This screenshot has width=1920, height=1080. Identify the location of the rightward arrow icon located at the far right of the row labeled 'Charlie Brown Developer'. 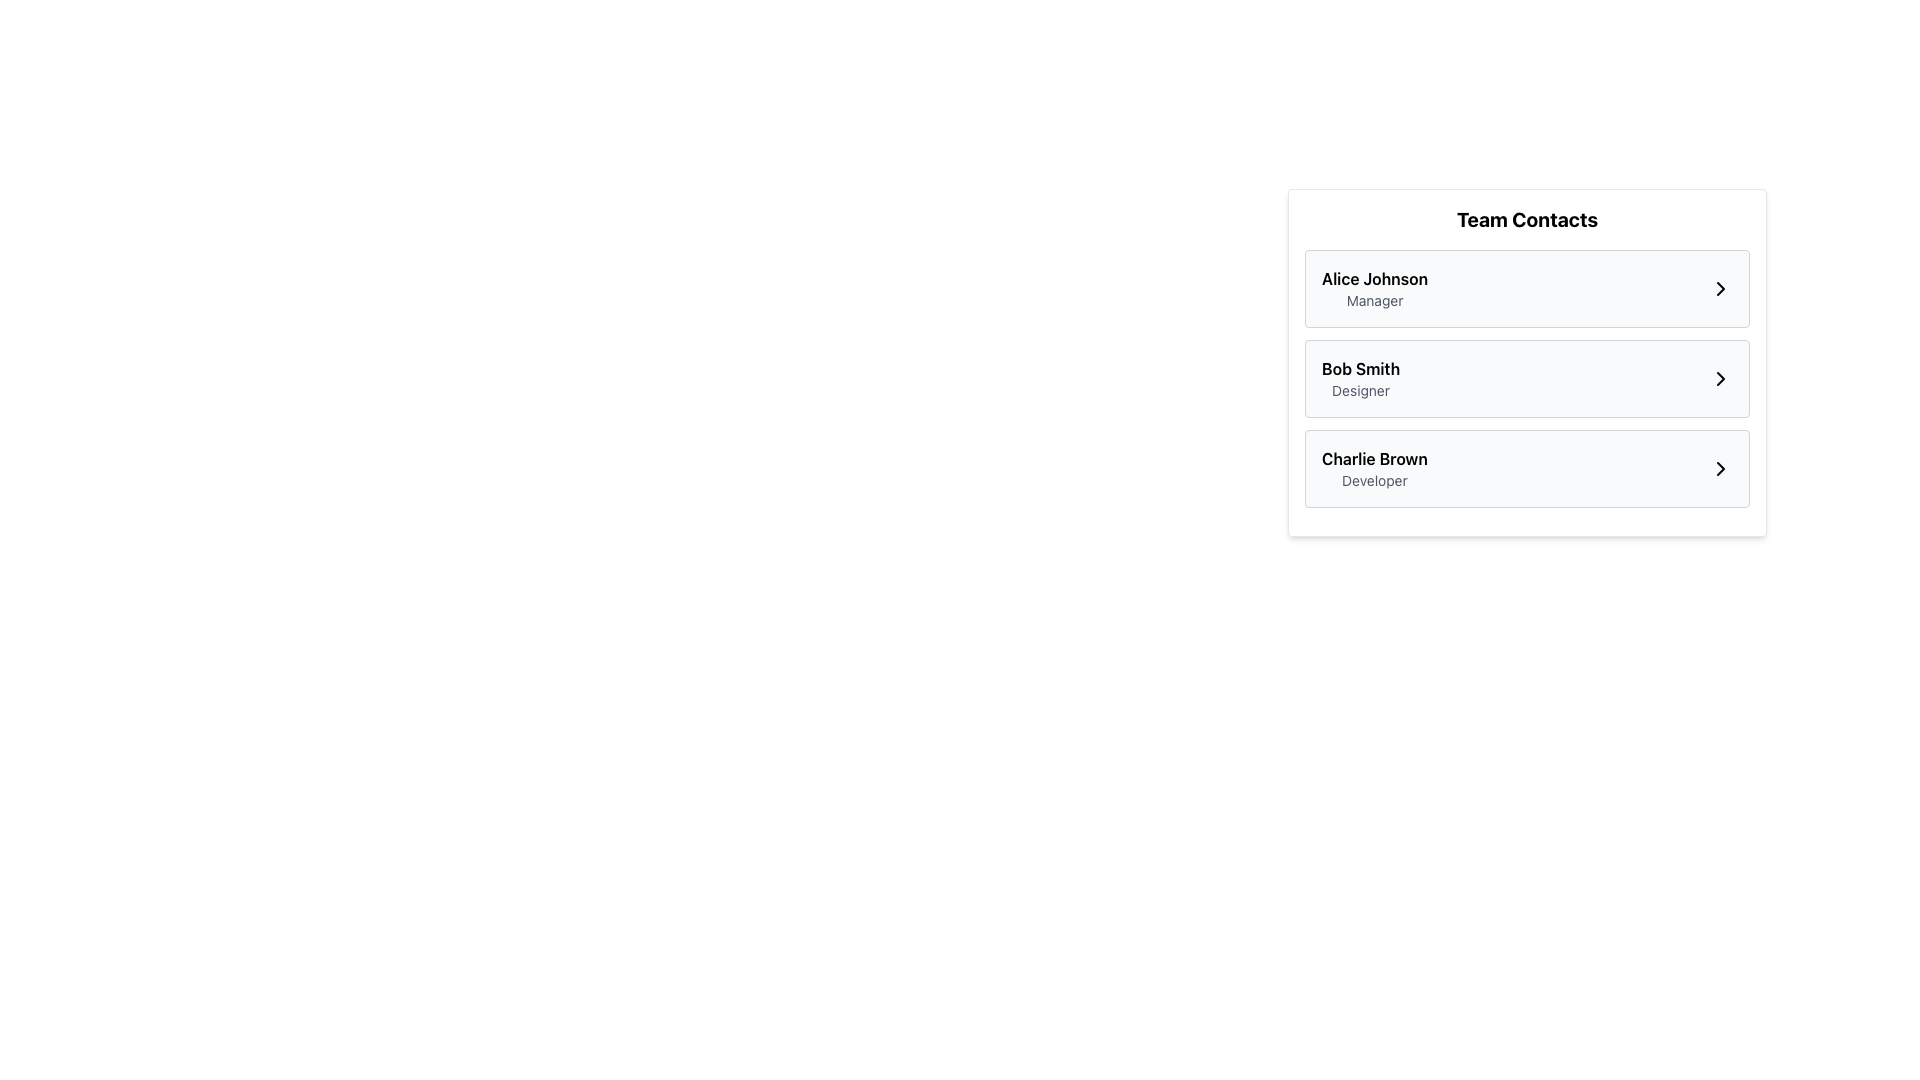
(1720, 469).